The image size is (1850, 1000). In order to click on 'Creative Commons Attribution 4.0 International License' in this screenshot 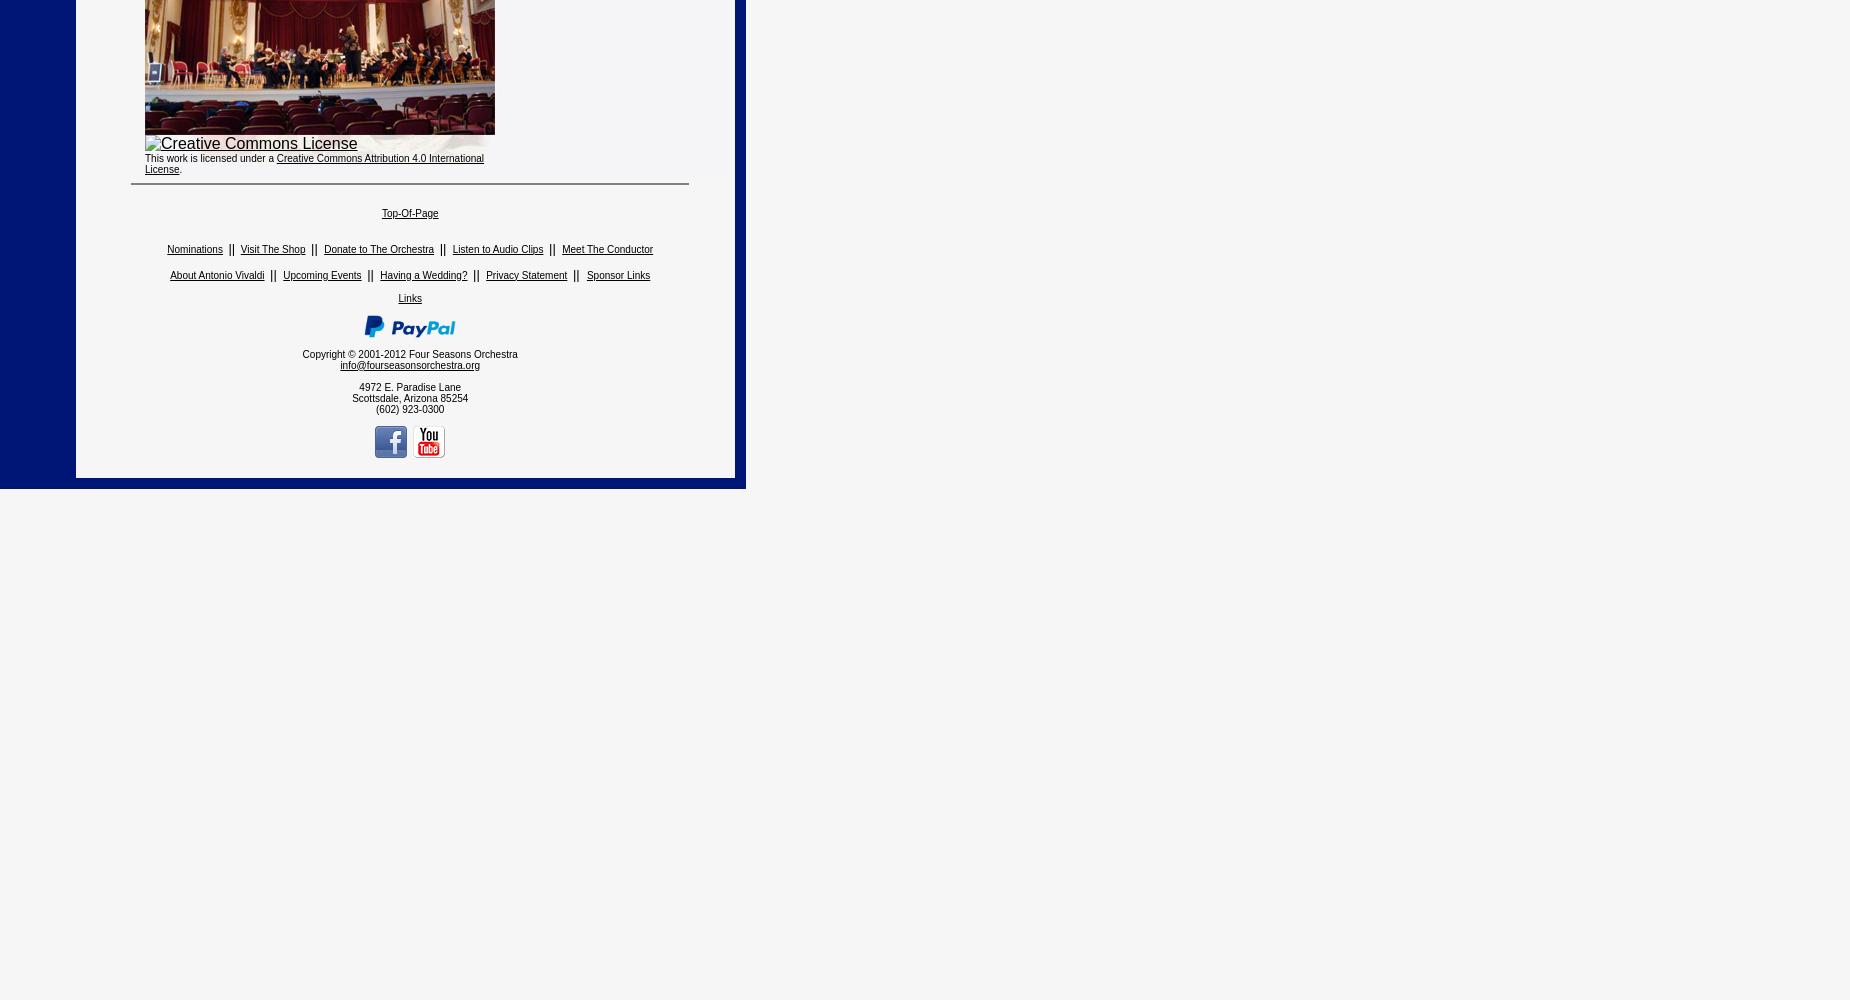, I will do `click(313, 163)`.